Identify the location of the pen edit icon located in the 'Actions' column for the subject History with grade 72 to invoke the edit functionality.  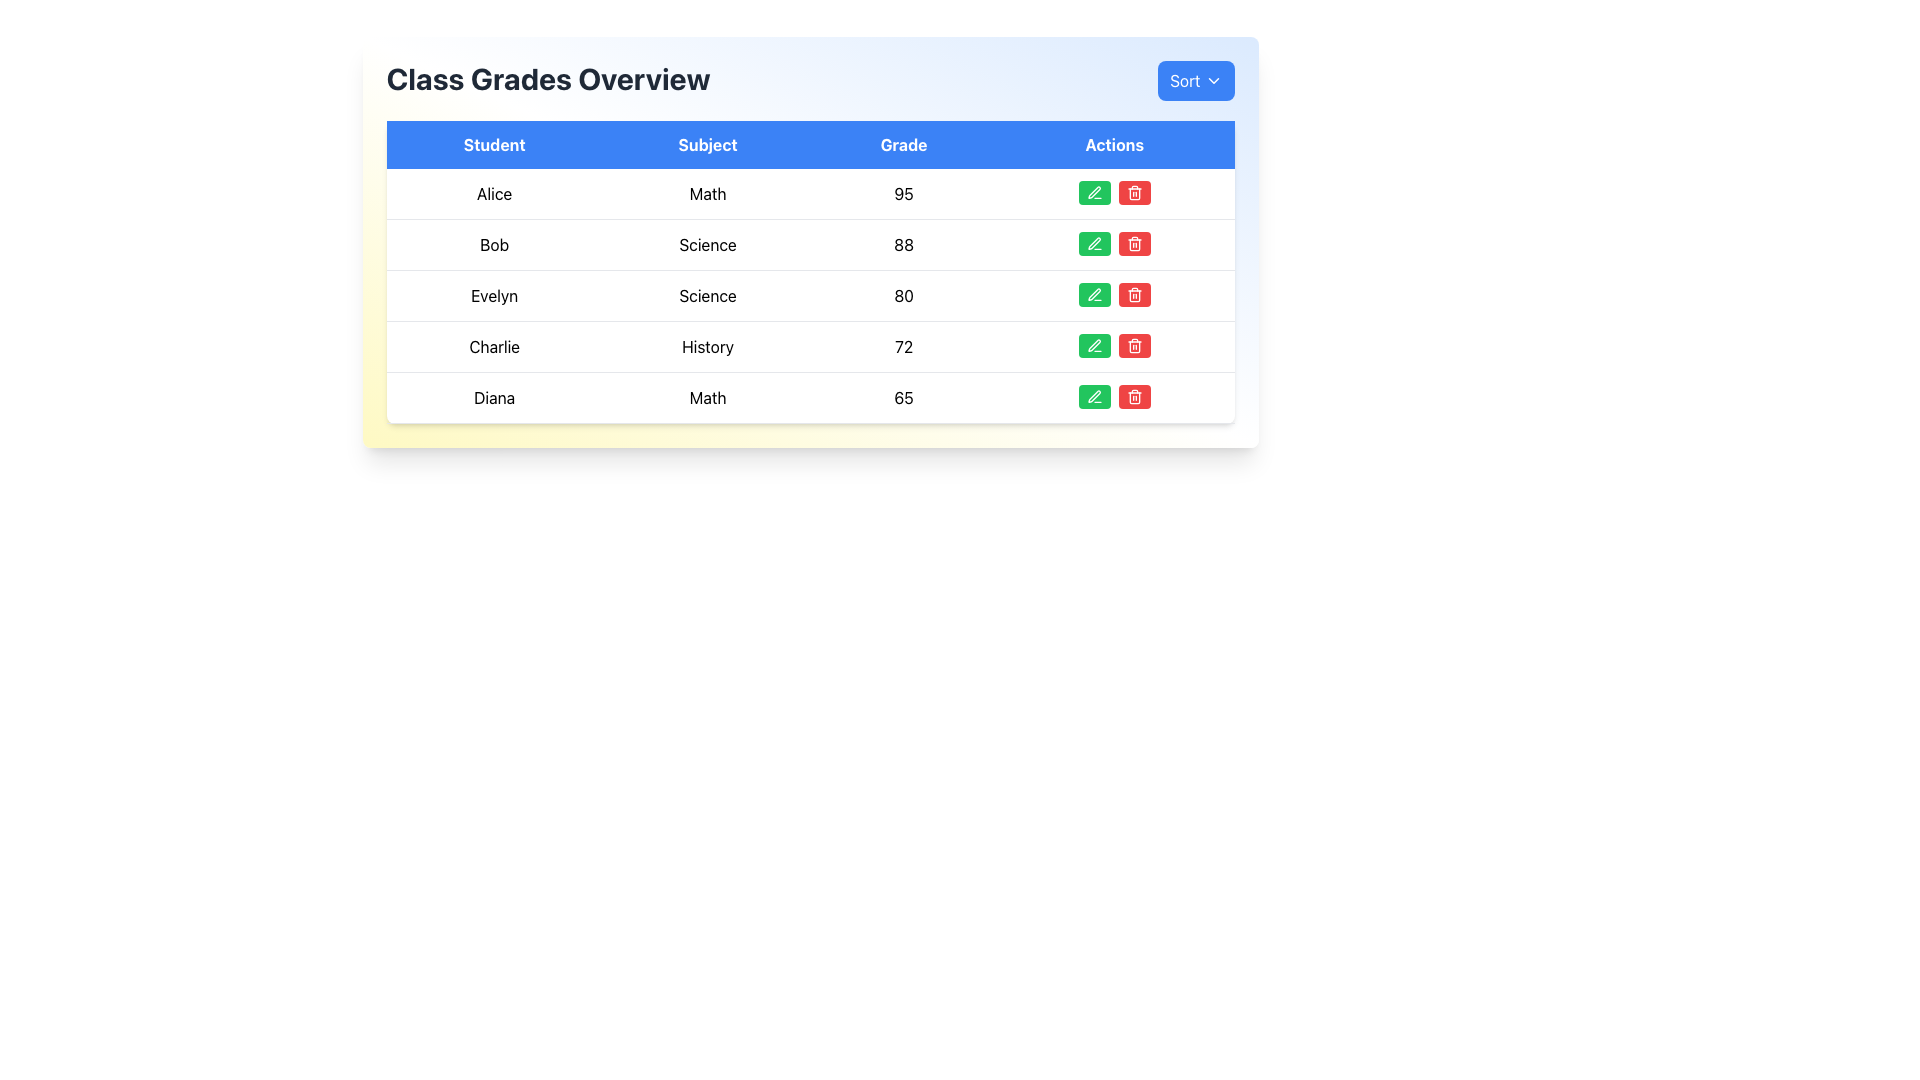
(1093, 343).